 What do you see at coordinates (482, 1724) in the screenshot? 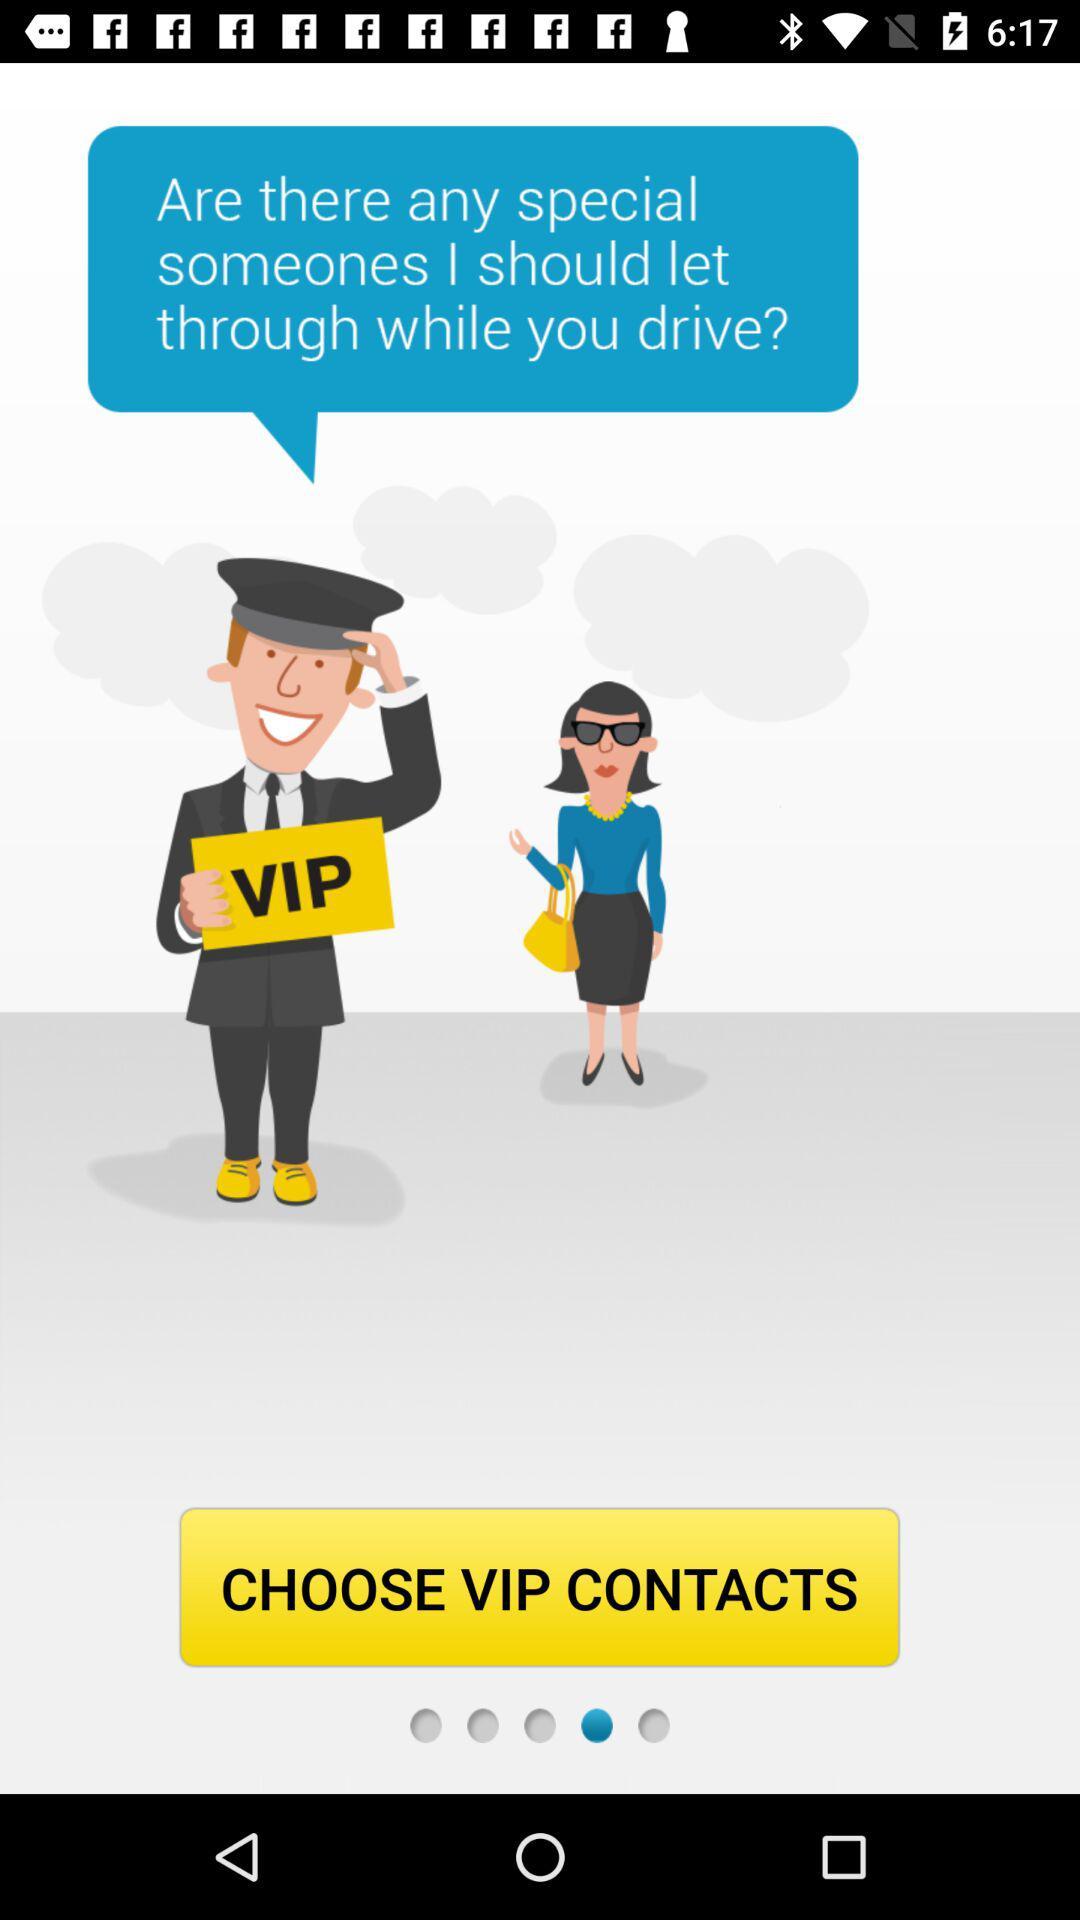
I see `swipe to see next option` at bounding box center [482, 1724].